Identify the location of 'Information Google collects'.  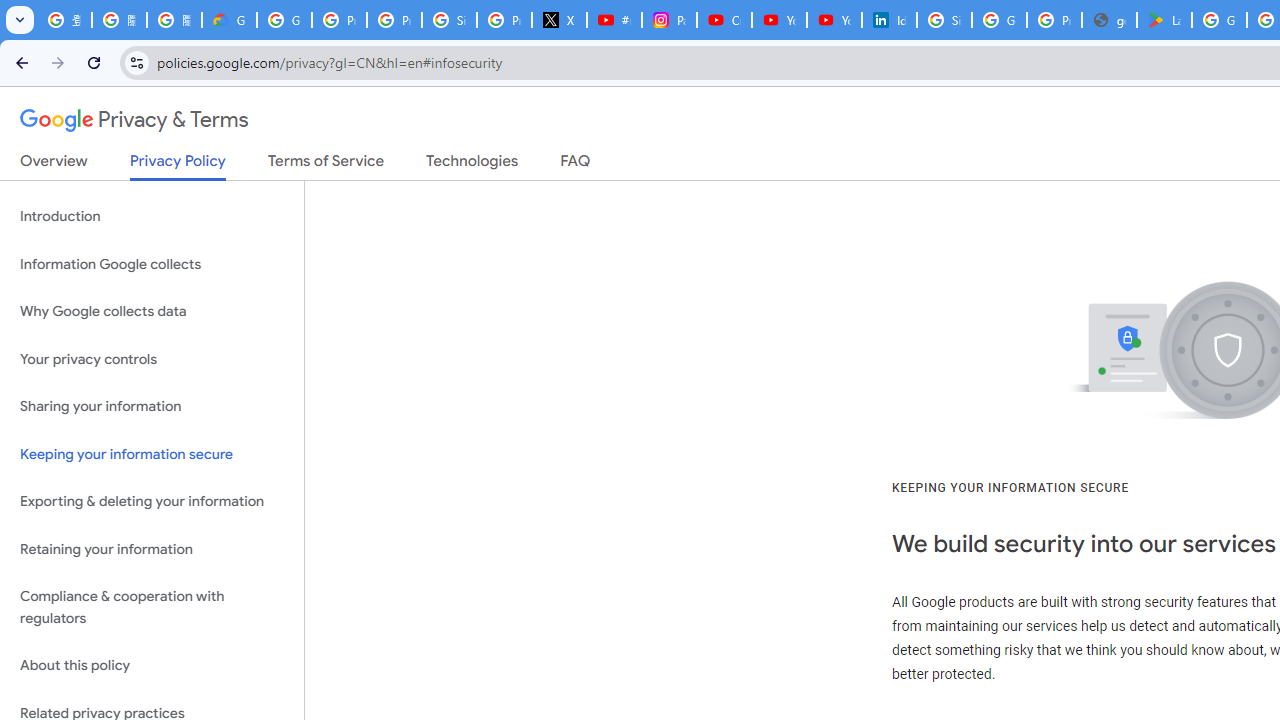
(151, 263).